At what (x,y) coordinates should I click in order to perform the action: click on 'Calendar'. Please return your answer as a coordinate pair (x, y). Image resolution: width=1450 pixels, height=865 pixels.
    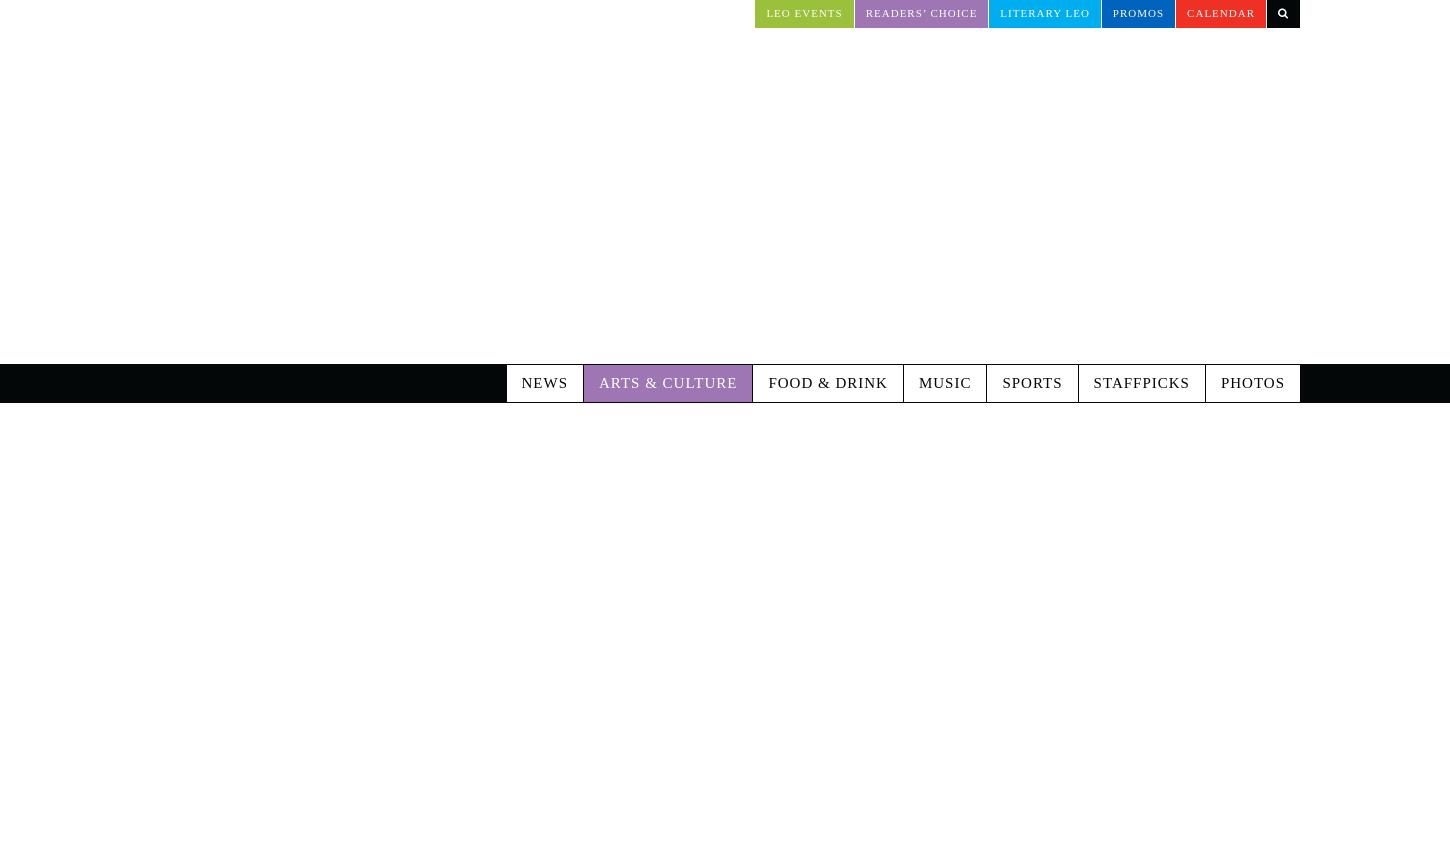
    Looking at the image, I should click on (1185, 12).